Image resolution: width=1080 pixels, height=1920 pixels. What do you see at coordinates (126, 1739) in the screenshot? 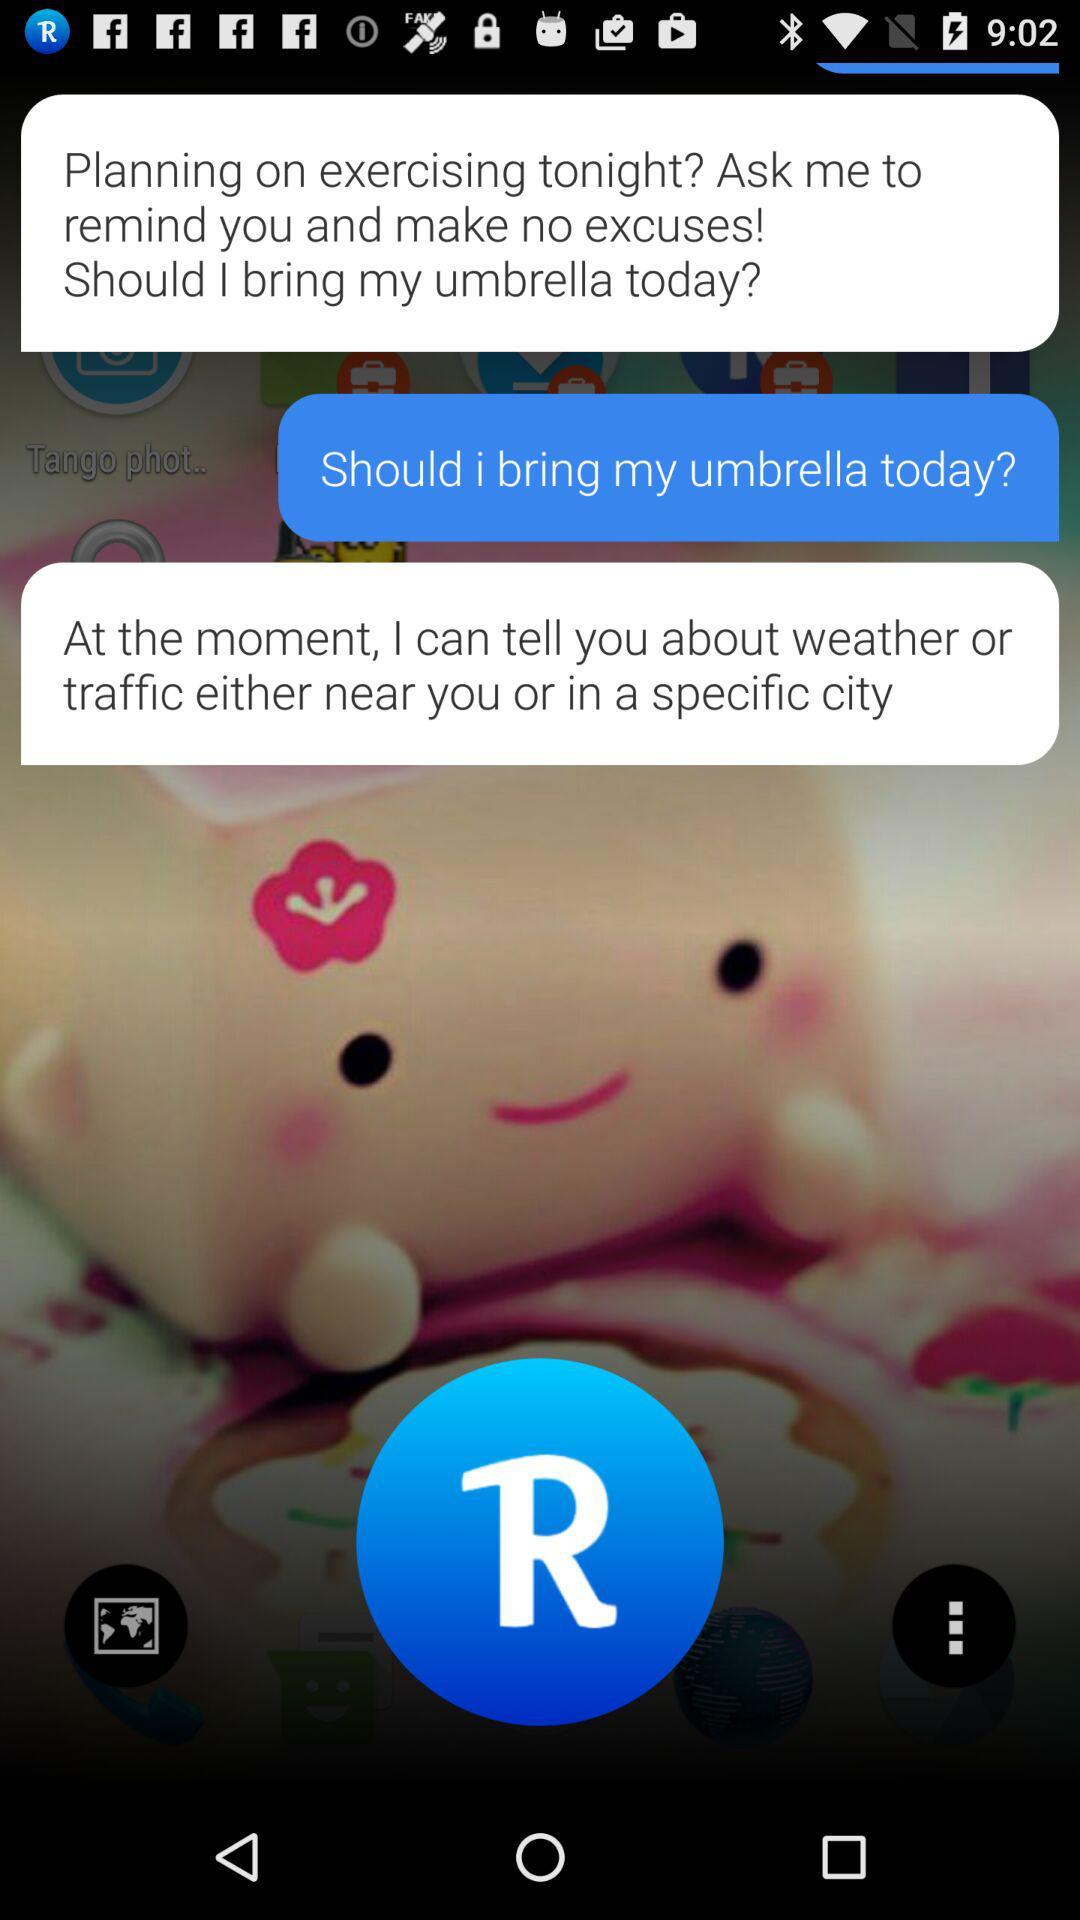
I see `the wallpaper icon` at bounding box center [126, 1739].